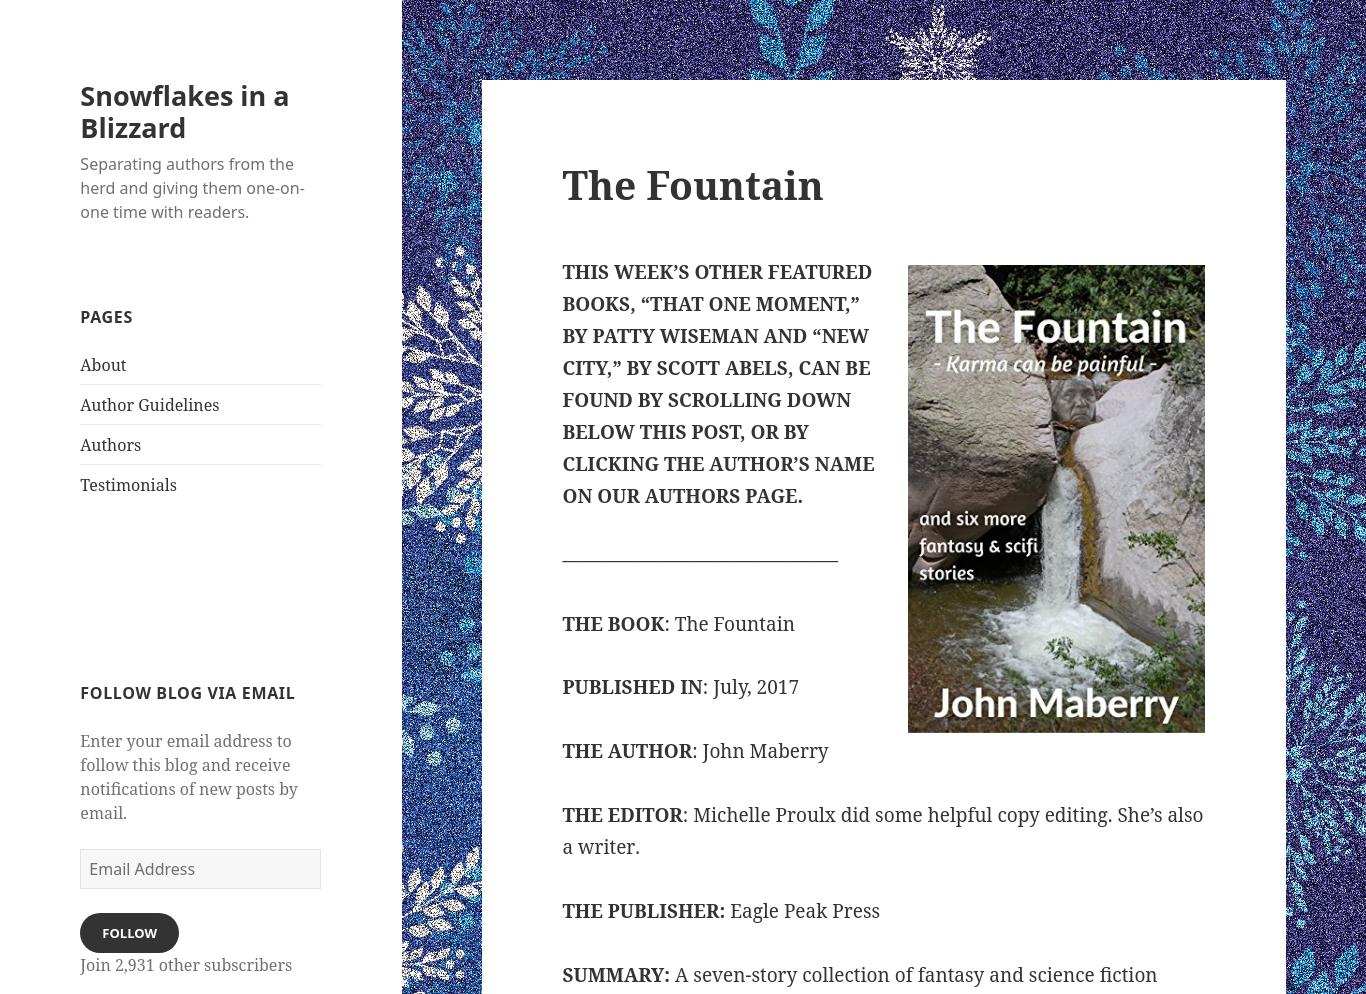 Image resolution: width=1366 pixels, height=994 pixels. Describe the element at coordinates (615, 974) in the screenshot. I see `'SUMMARY:'` at that location.